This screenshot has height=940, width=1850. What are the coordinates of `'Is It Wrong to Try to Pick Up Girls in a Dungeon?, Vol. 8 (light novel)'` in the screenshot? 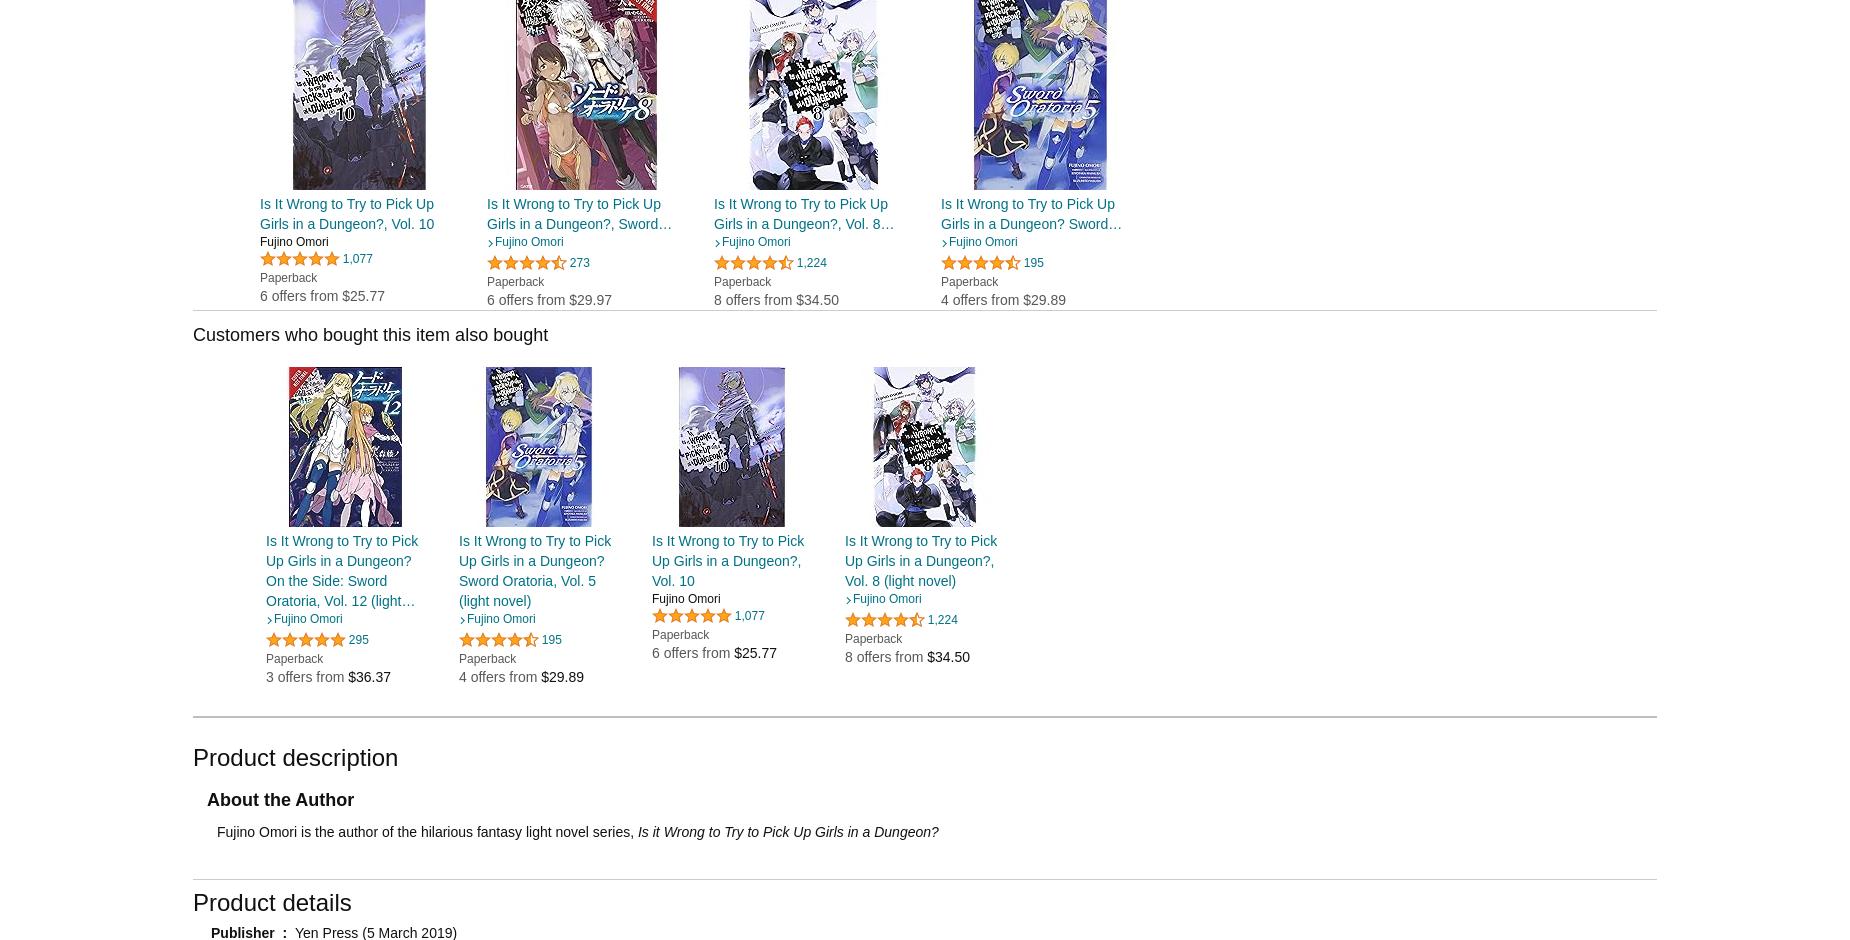 It's located at (920, 559).